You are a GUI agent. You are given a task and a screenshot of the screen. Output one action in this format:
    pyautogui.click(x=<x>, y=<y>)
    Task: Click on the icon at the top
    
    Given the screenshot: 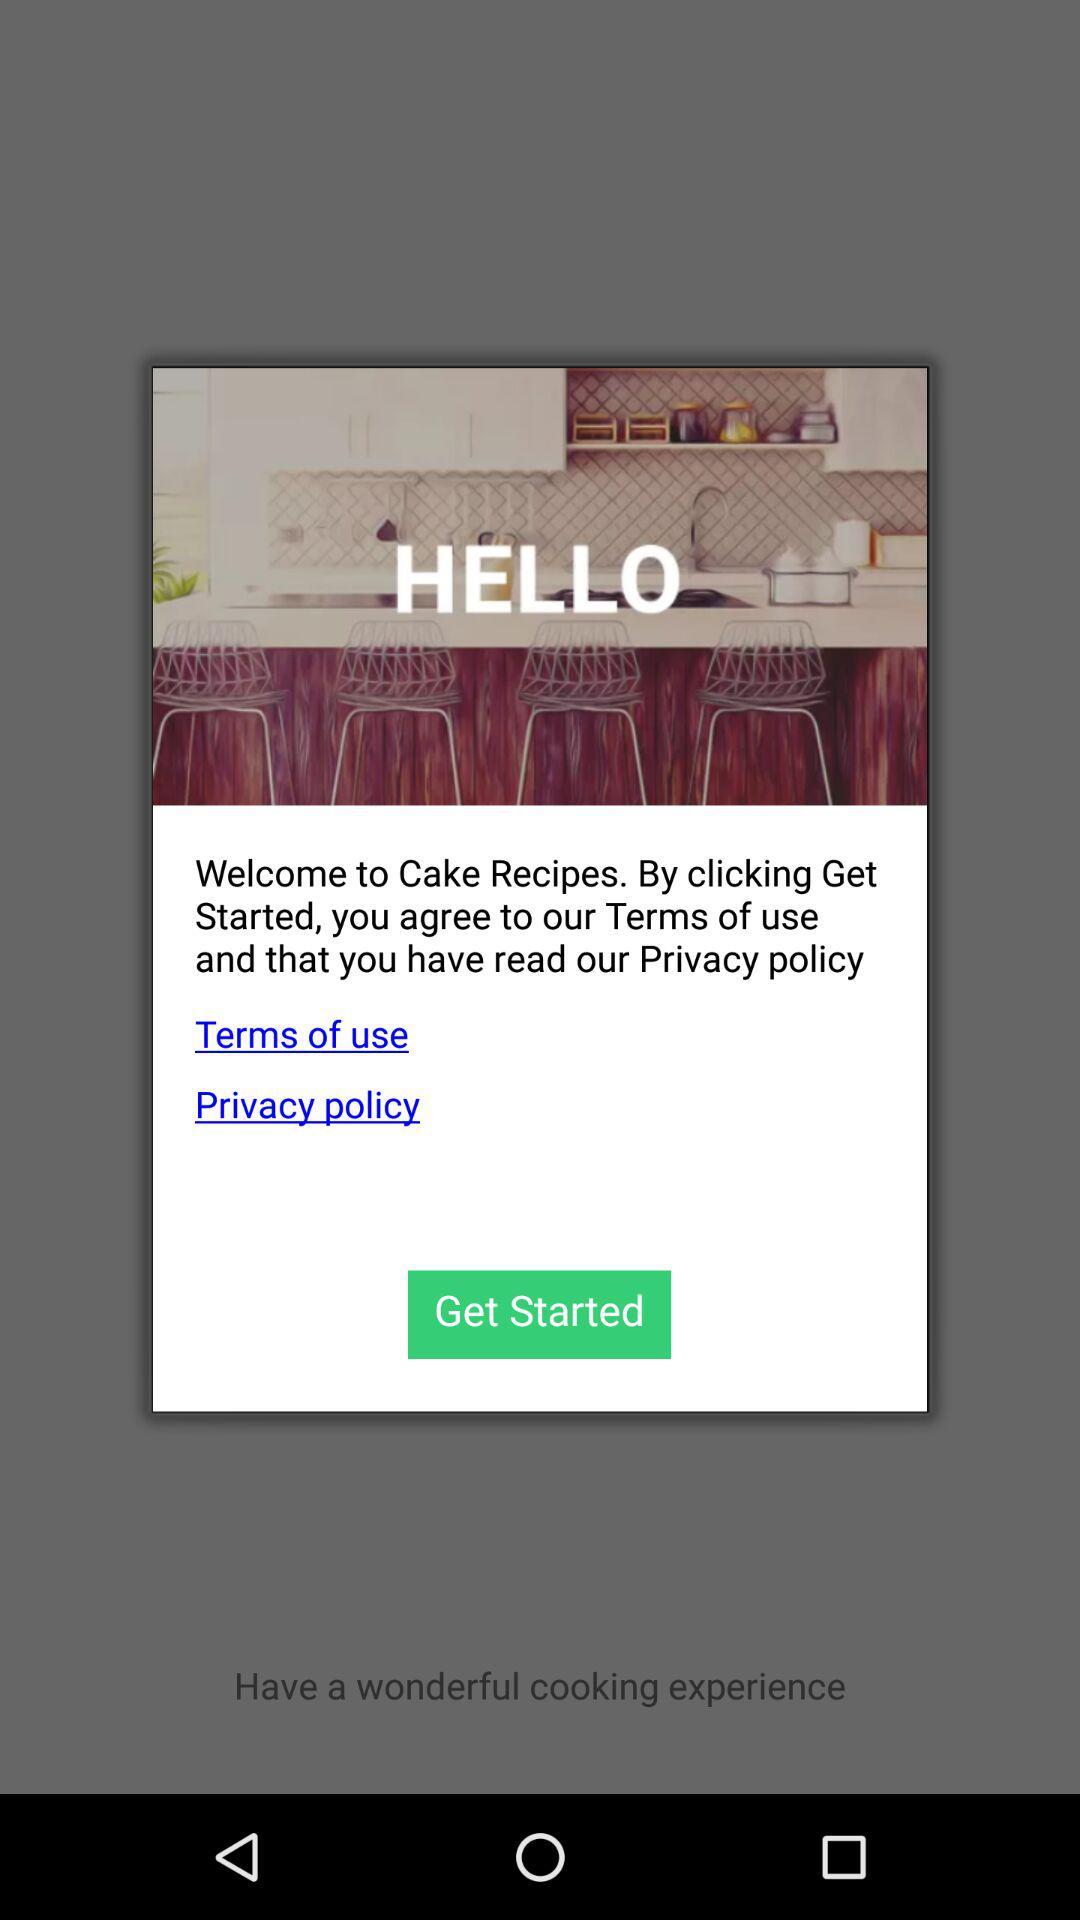 What is the action you would take?
    pyautogui.click(x=540, y=585)
    